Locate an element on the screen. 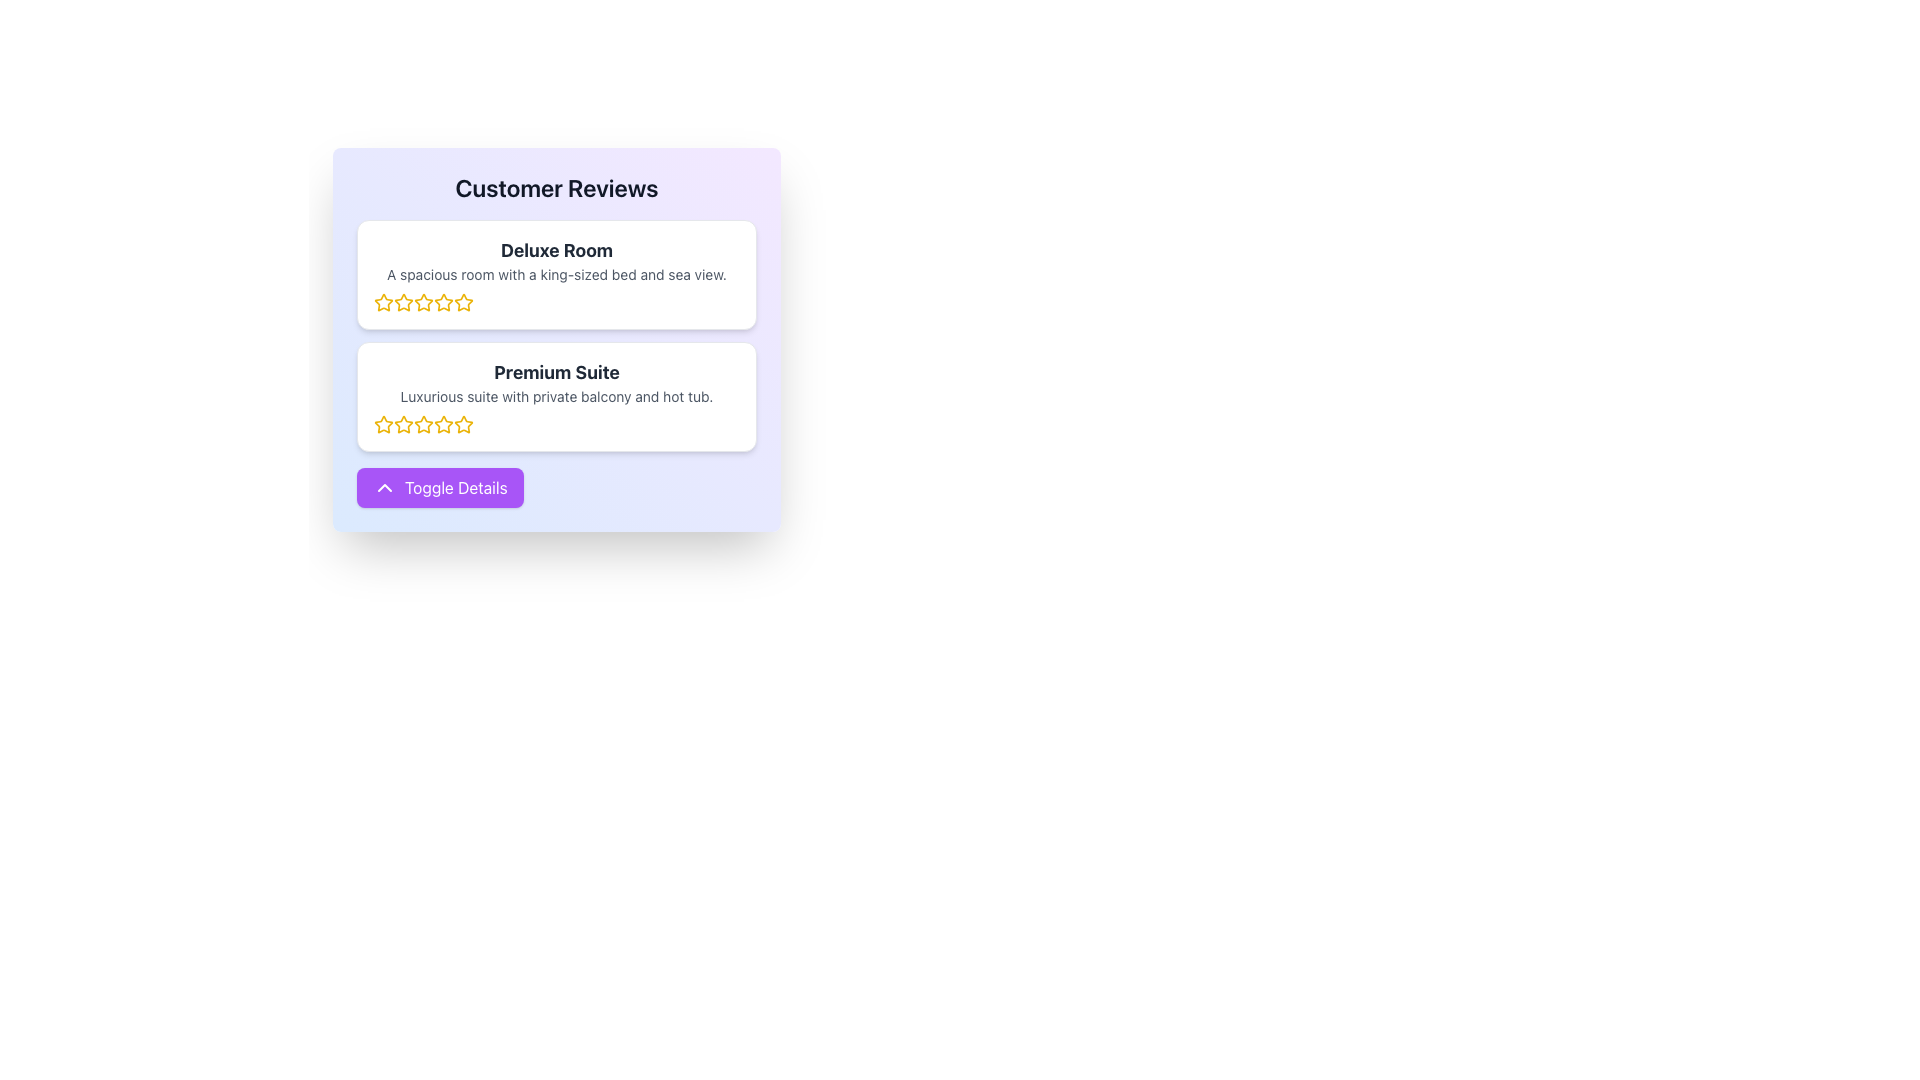 Image resolution: width=1920 pixels, height=1080 pixels. the third Rating star icon in the customer review section under the 'Deluxe Room' title to rate it is located at coordinates (463, 302).